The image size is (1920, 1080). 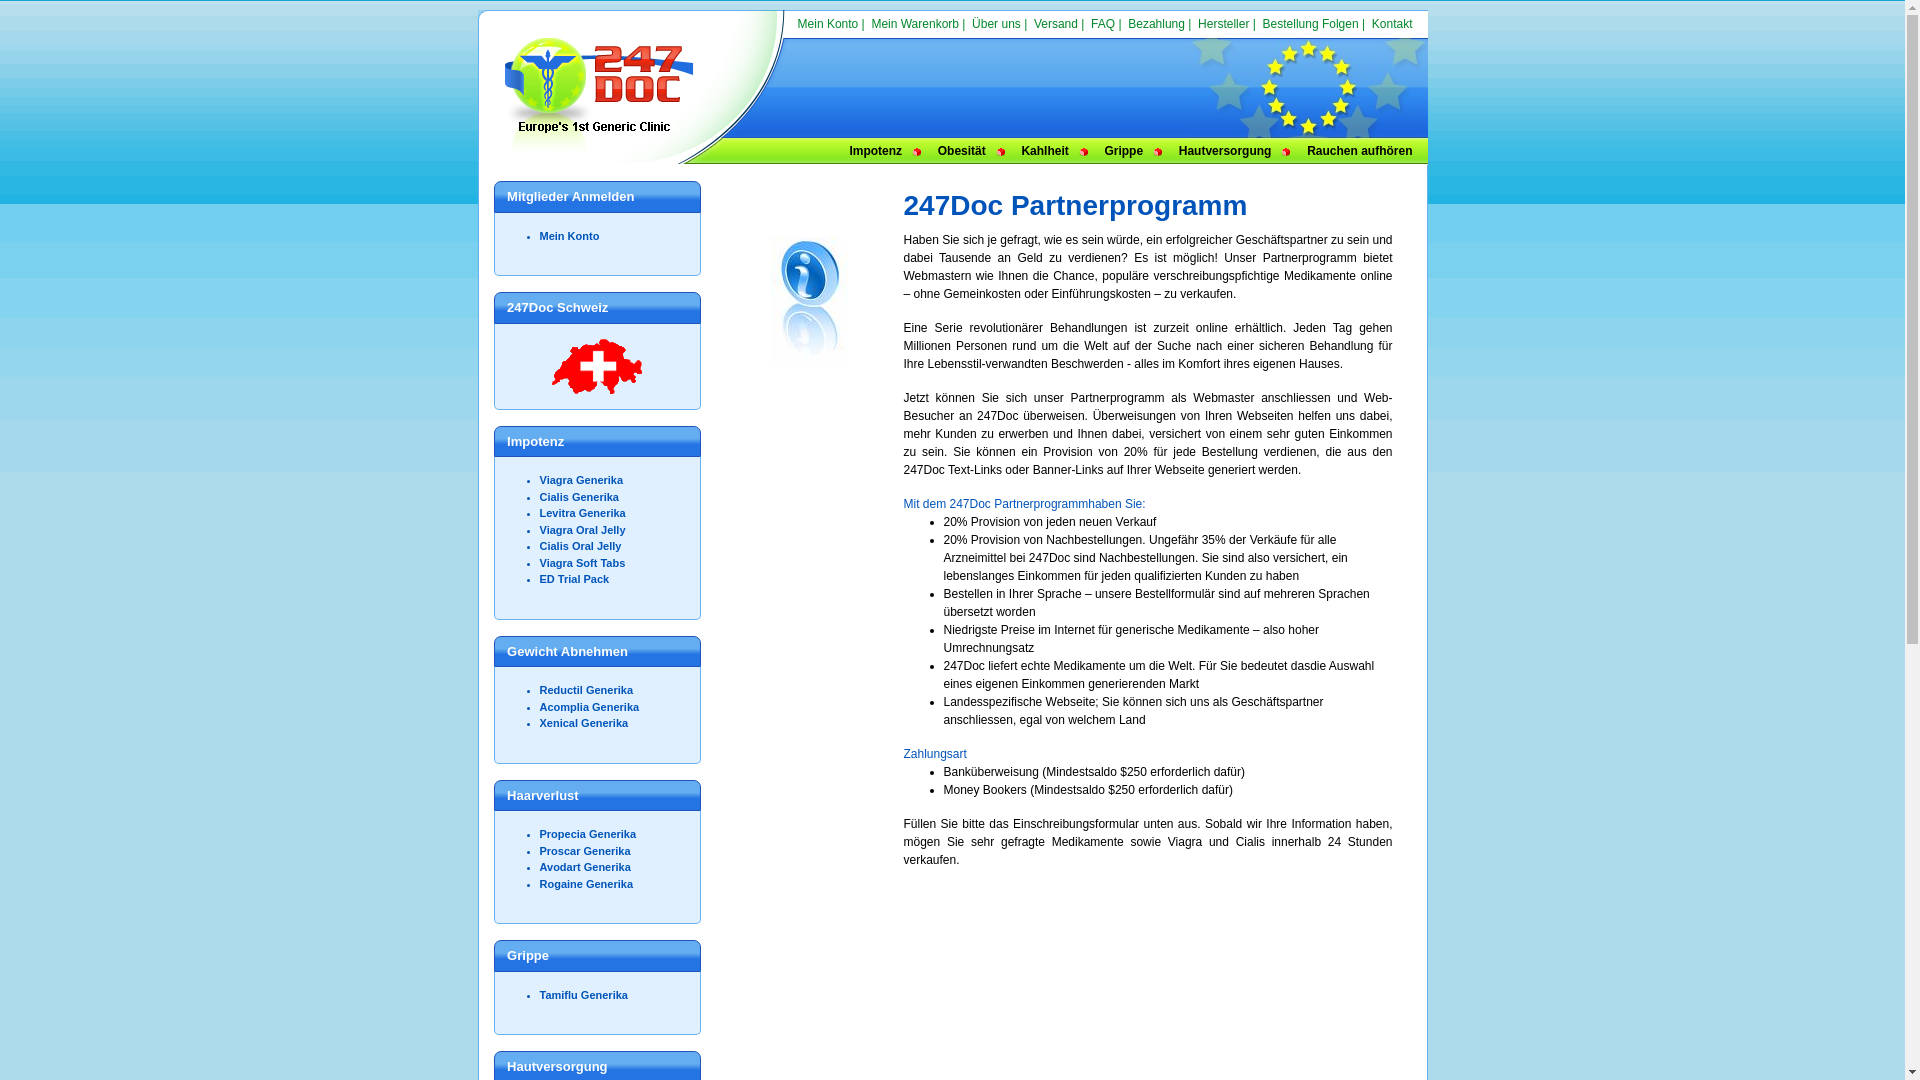 I want to click on 'Kontakt', so click(x=1391, y=23).